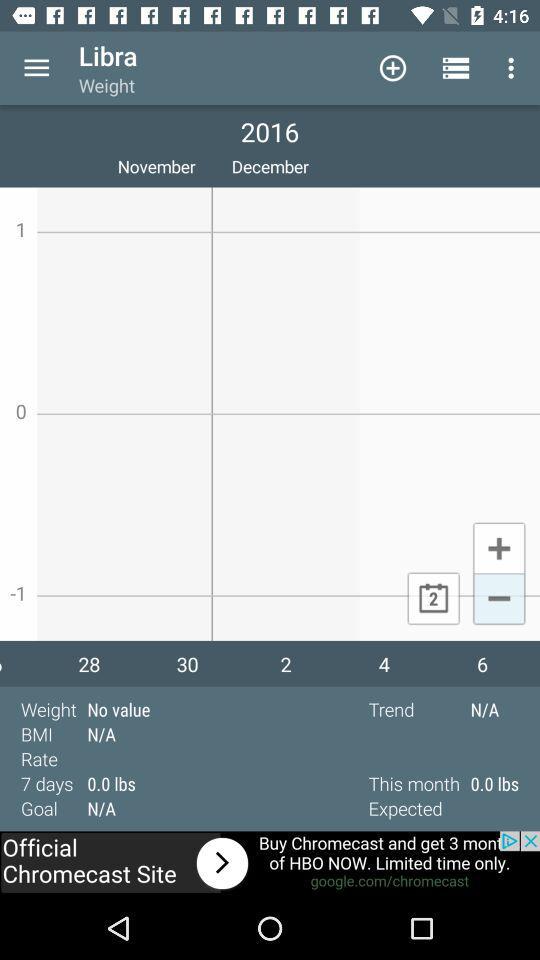  I want to click on chromecast advertisement, so click(270, 863).